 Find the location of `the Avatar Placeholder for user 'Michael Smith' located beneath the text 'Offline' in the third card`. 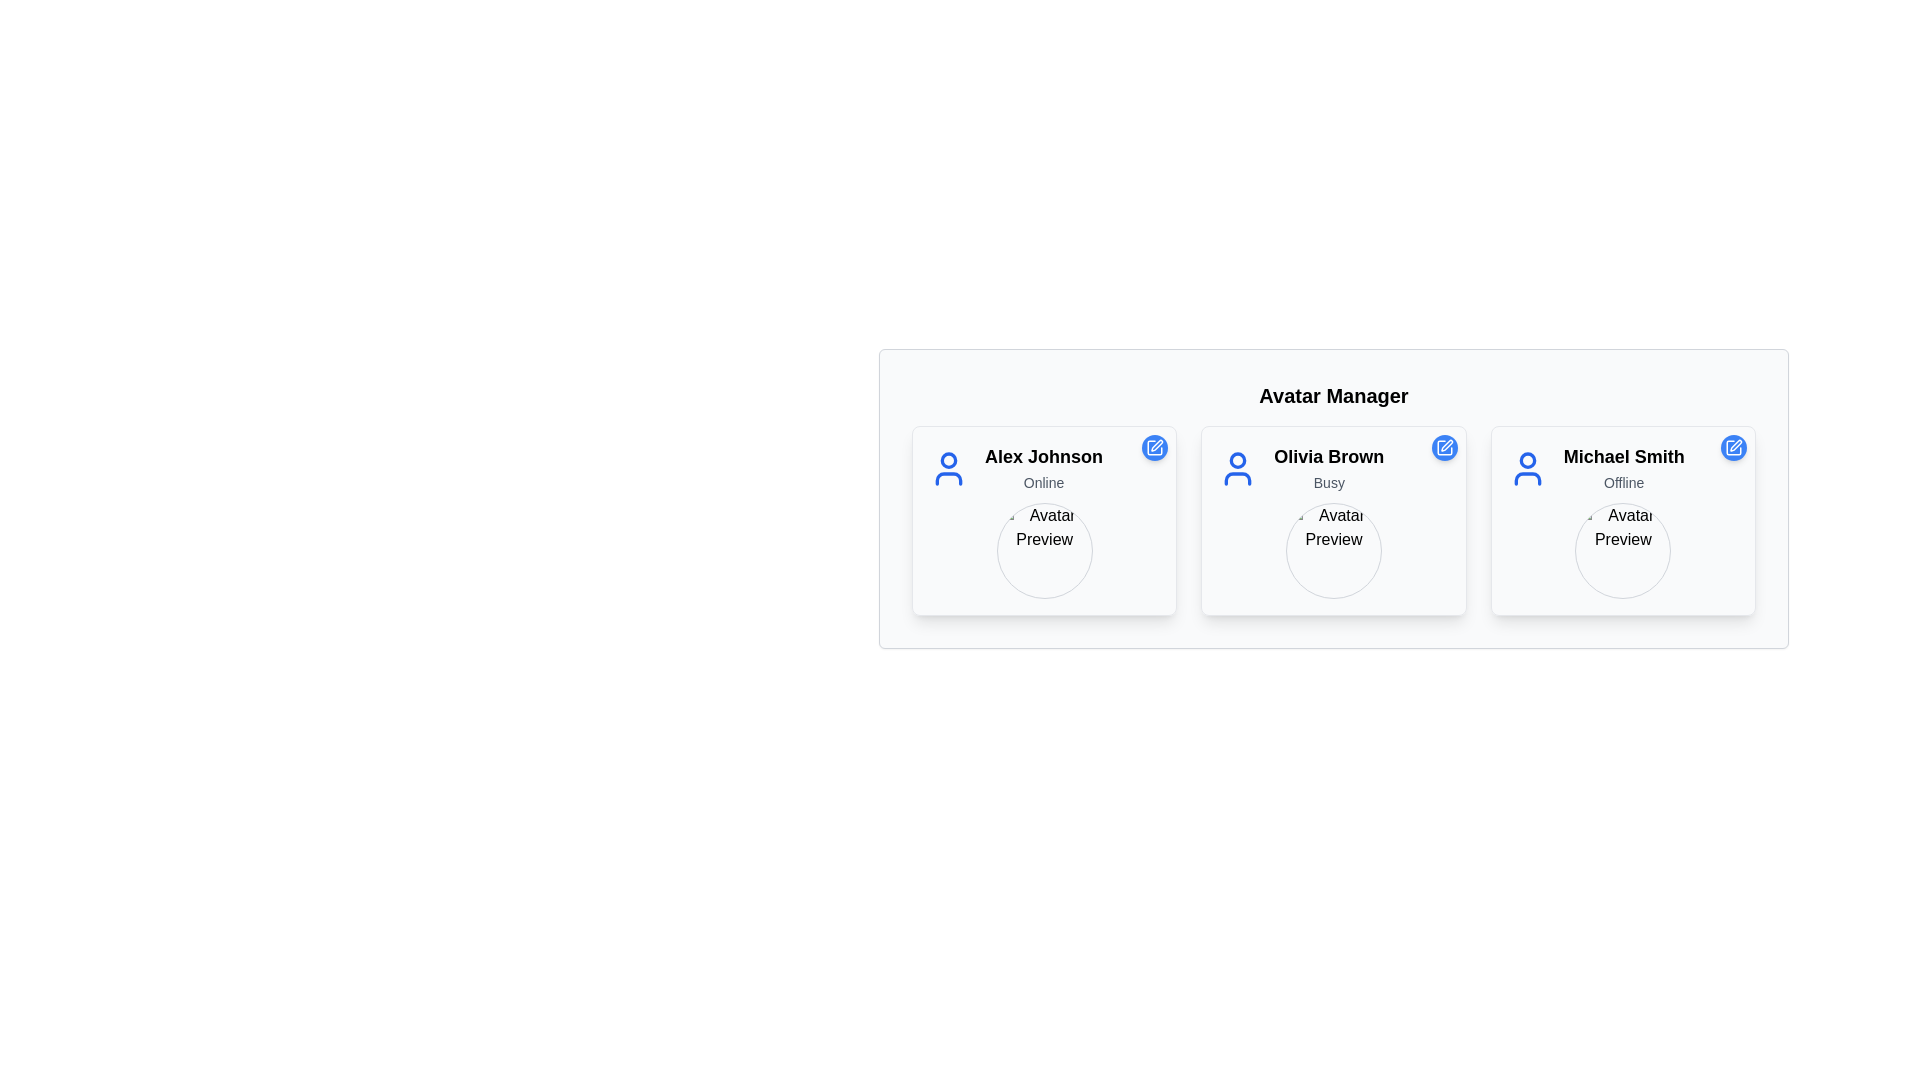

the Avatar Placeholder for user 'Michael Smith' located beneath the text 'Offline' in the third card is located at coordinates (1623, 551).